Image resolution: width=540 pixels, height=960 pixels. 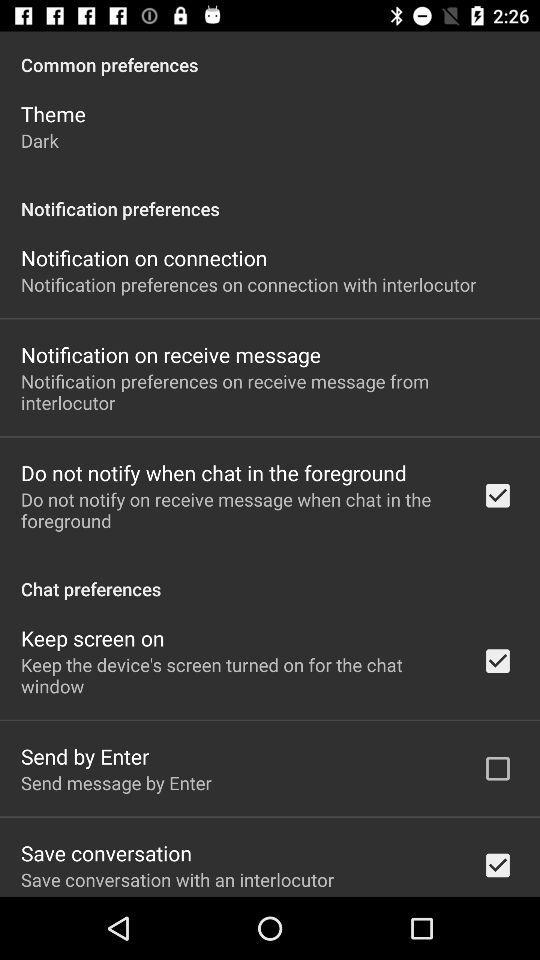 What do you see at coordinates (53, 114) in the screenshot?
I see `the item below common preferences` at bounding box center [53, 114].